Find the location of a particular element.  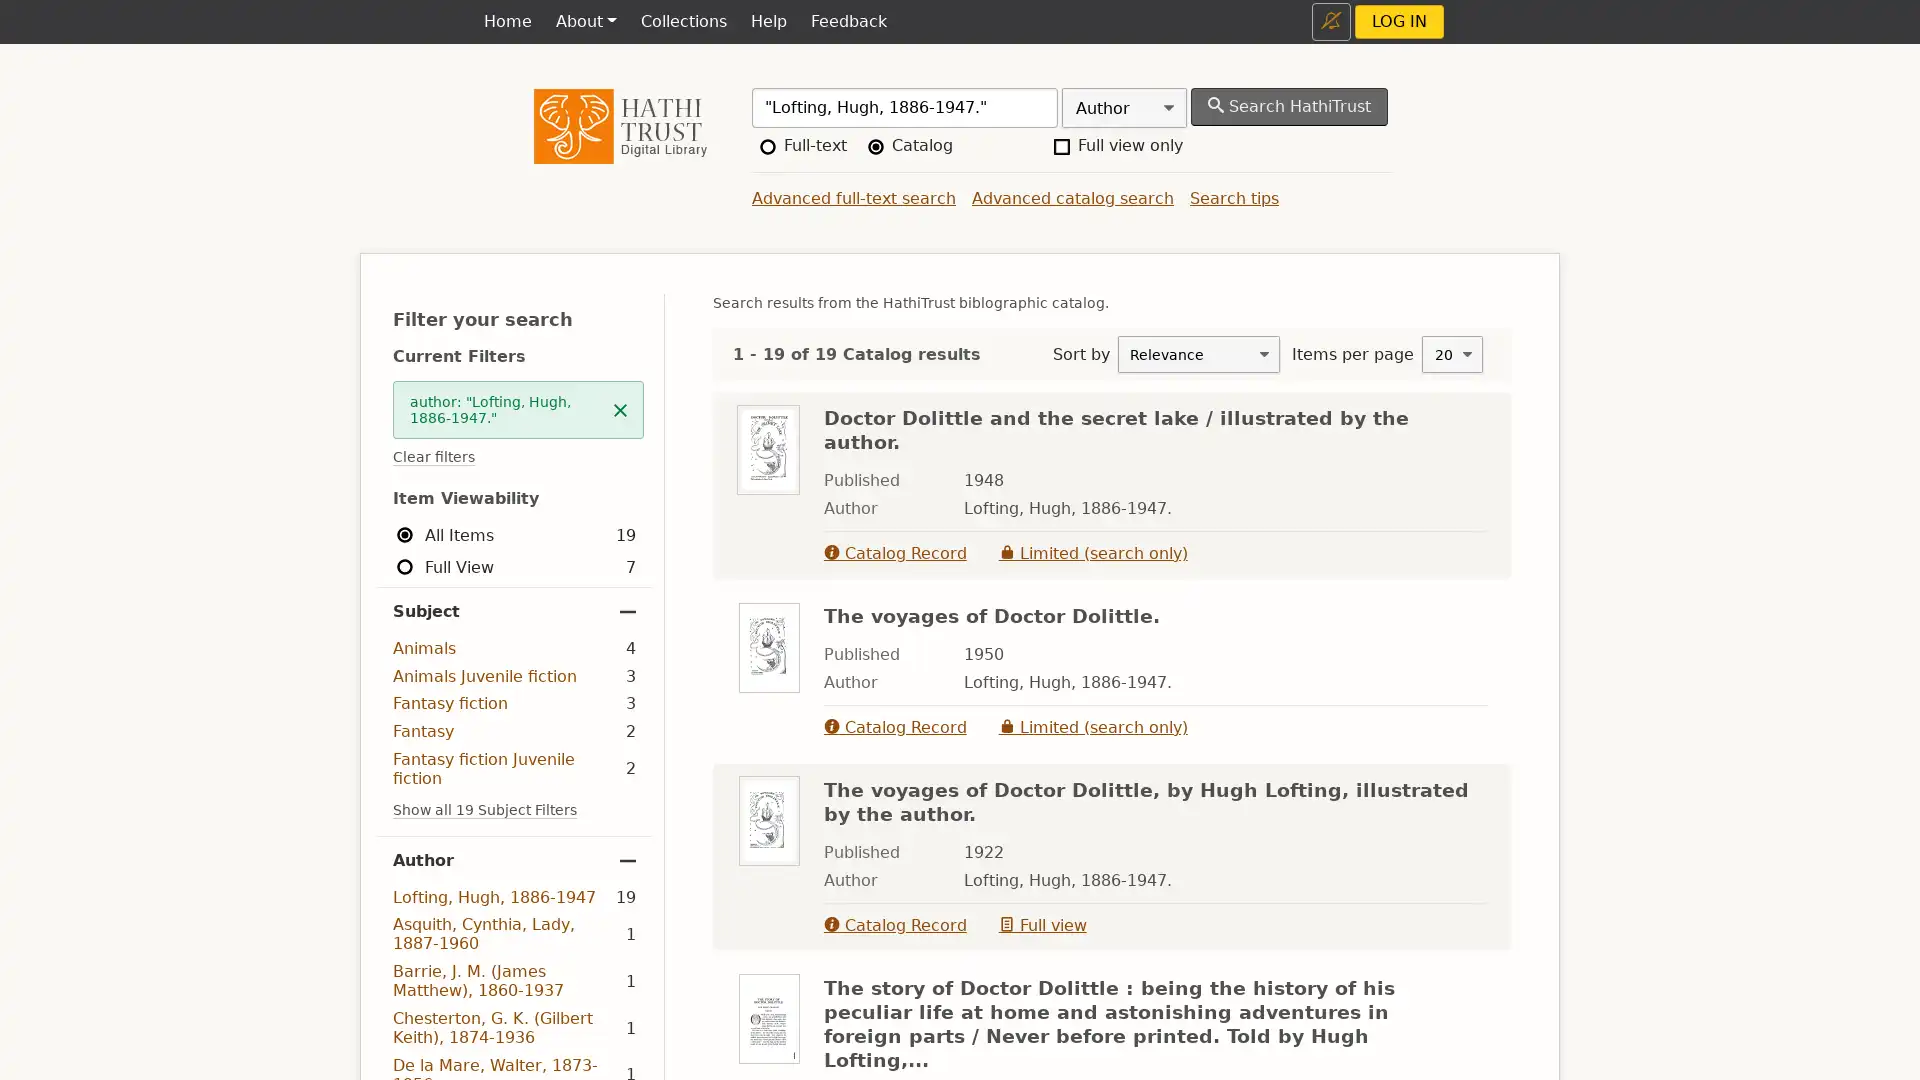

Clear filters is located at coordinates (432, 457).